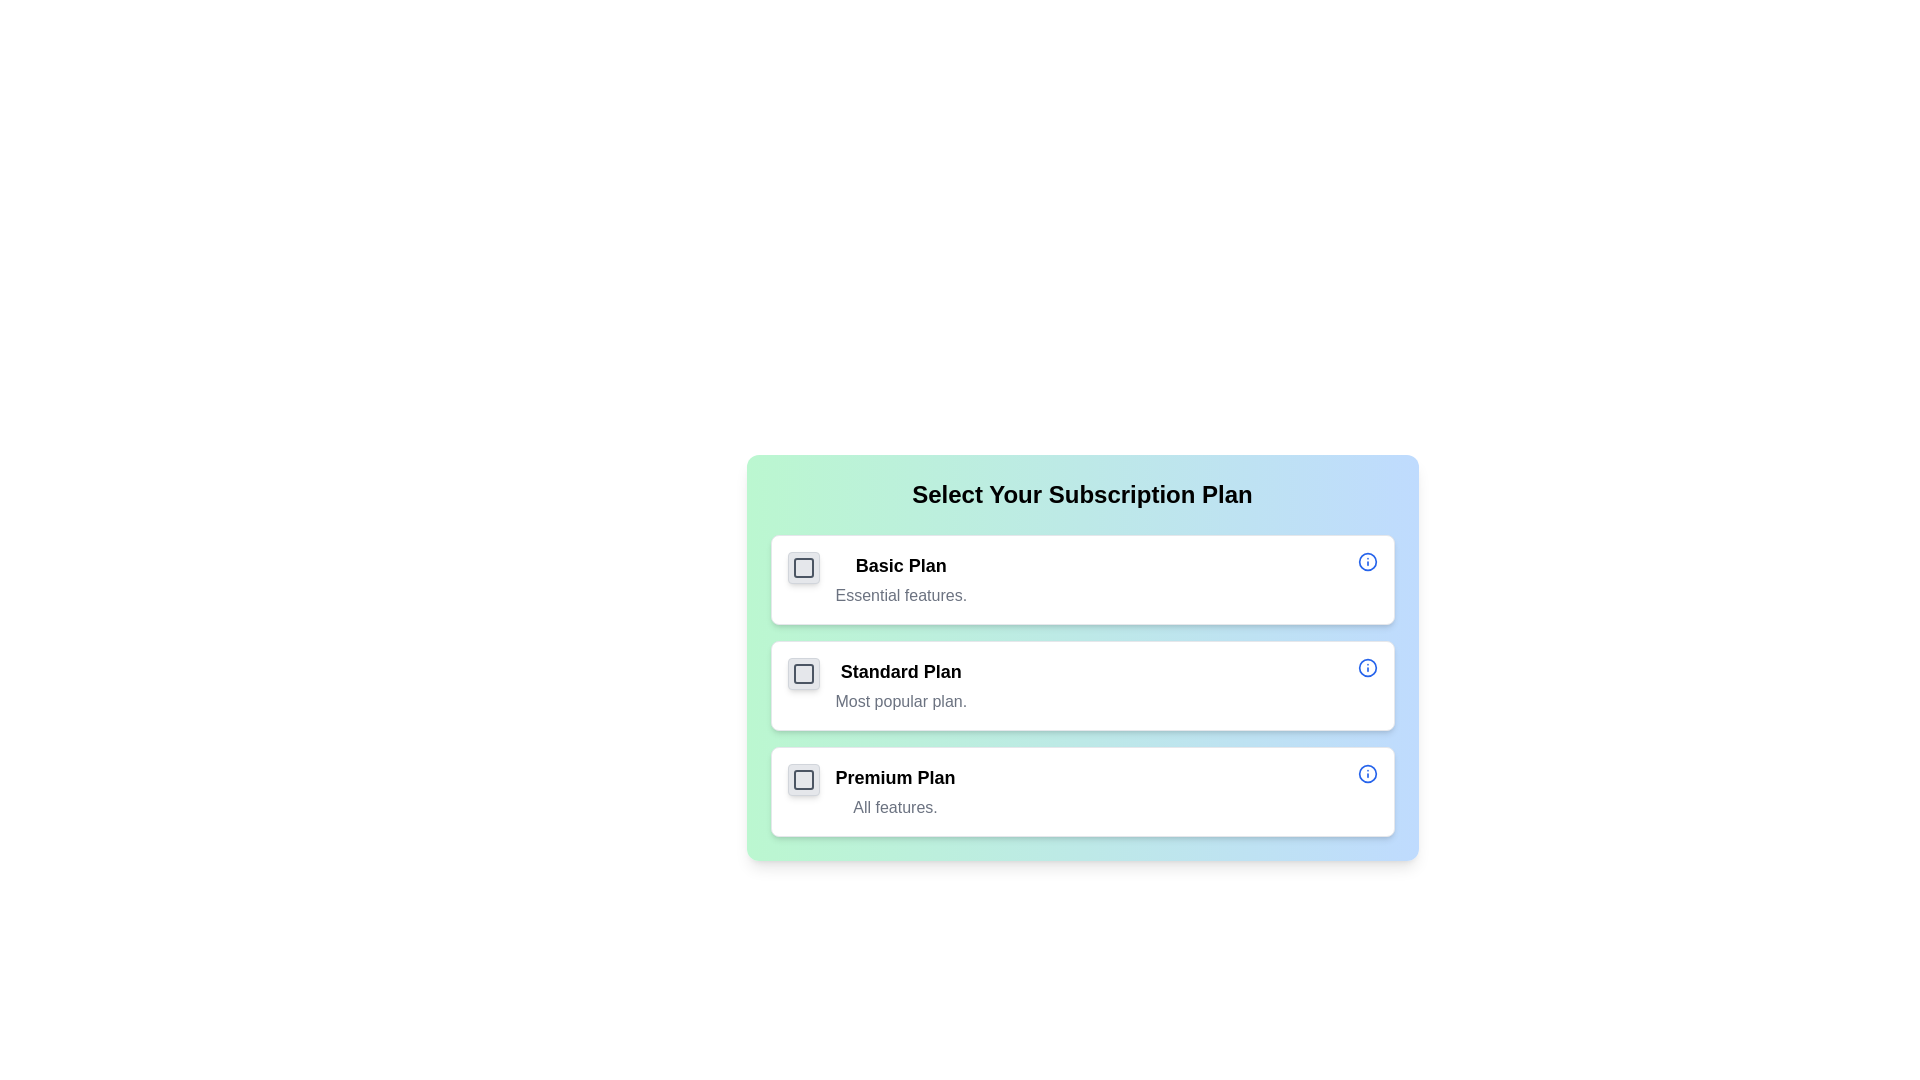 The image size is (1920, 1080). What do you see at coordinates (803, 778) in the screenshot?
I see `the checkbox` at bounding box center [803, 778].